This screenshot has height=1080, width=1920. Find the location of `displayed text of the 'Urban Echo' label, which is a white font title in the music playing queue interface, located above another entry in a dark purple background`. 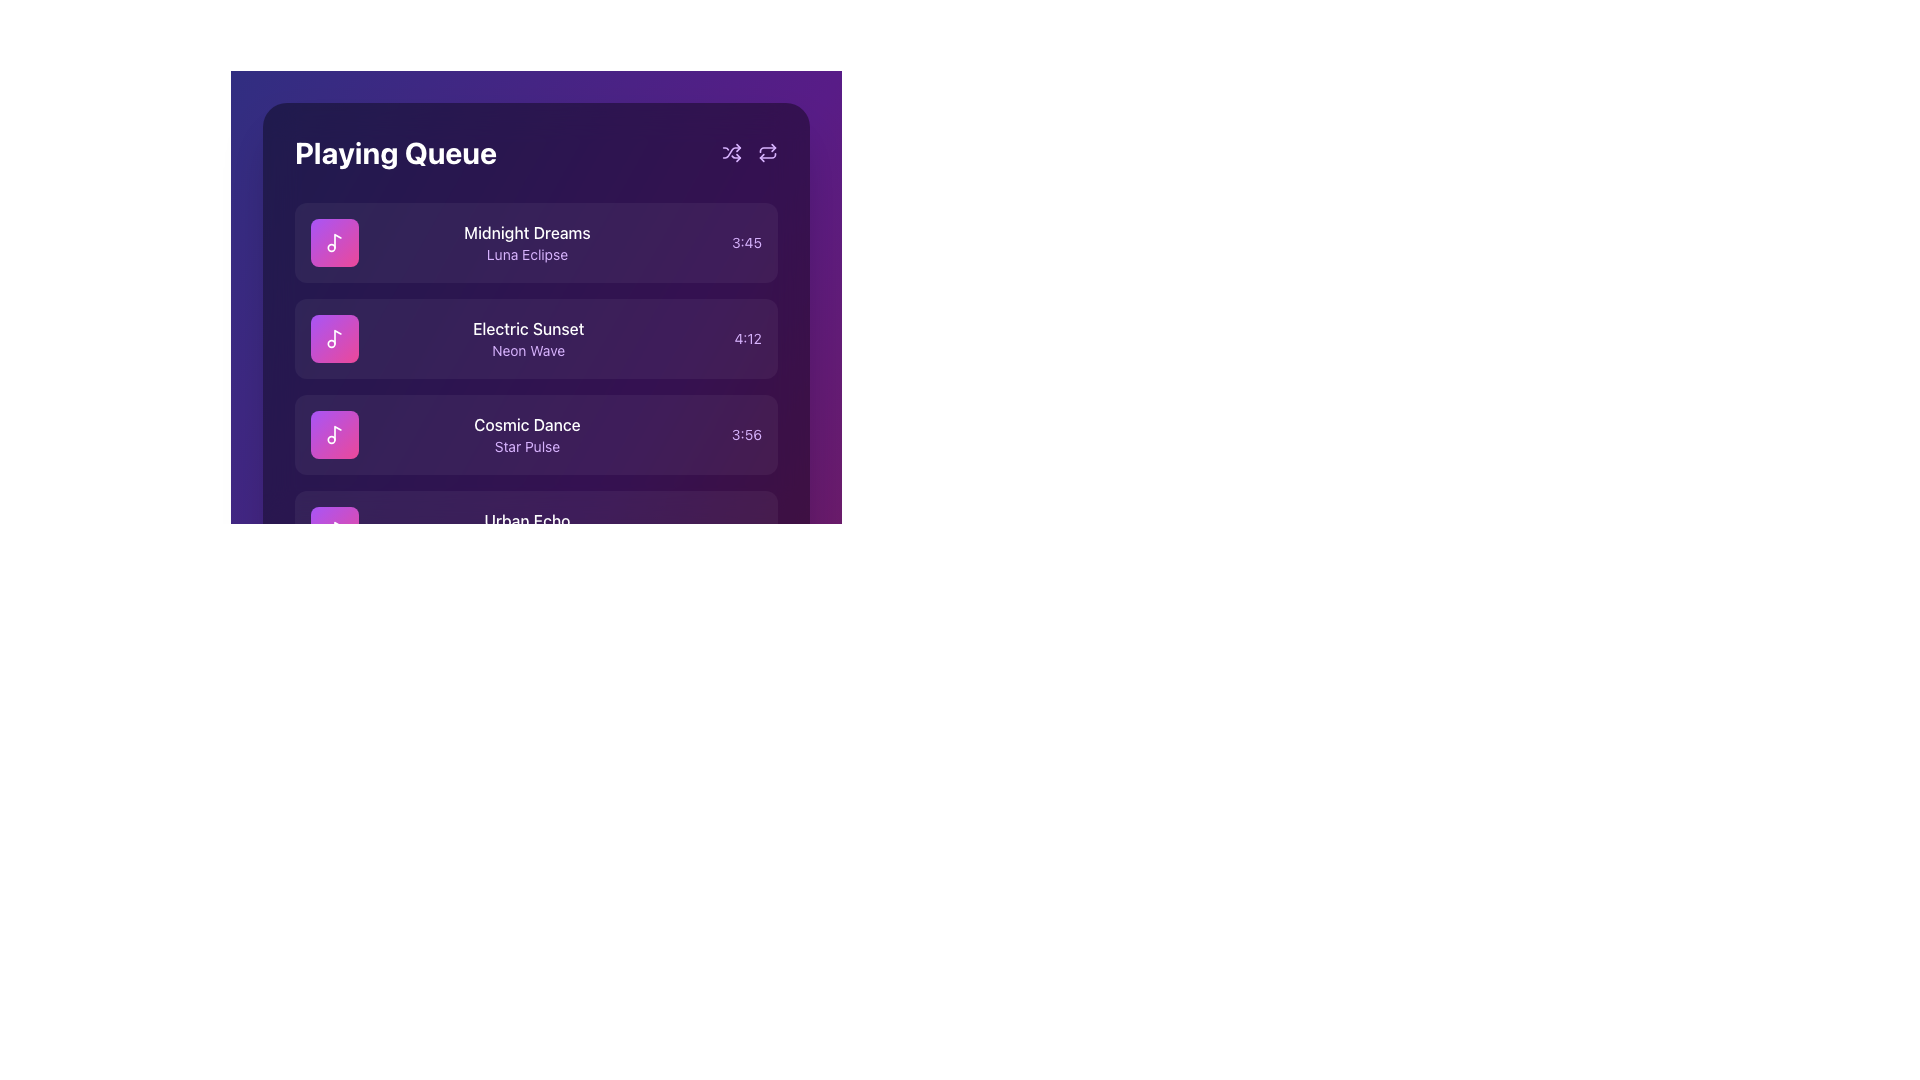

displayed text of the 'Urban Echo' label, which is a white font title in the music playing queue interface, located above another entry in a dark purple background is located at coordinates (527, 519).